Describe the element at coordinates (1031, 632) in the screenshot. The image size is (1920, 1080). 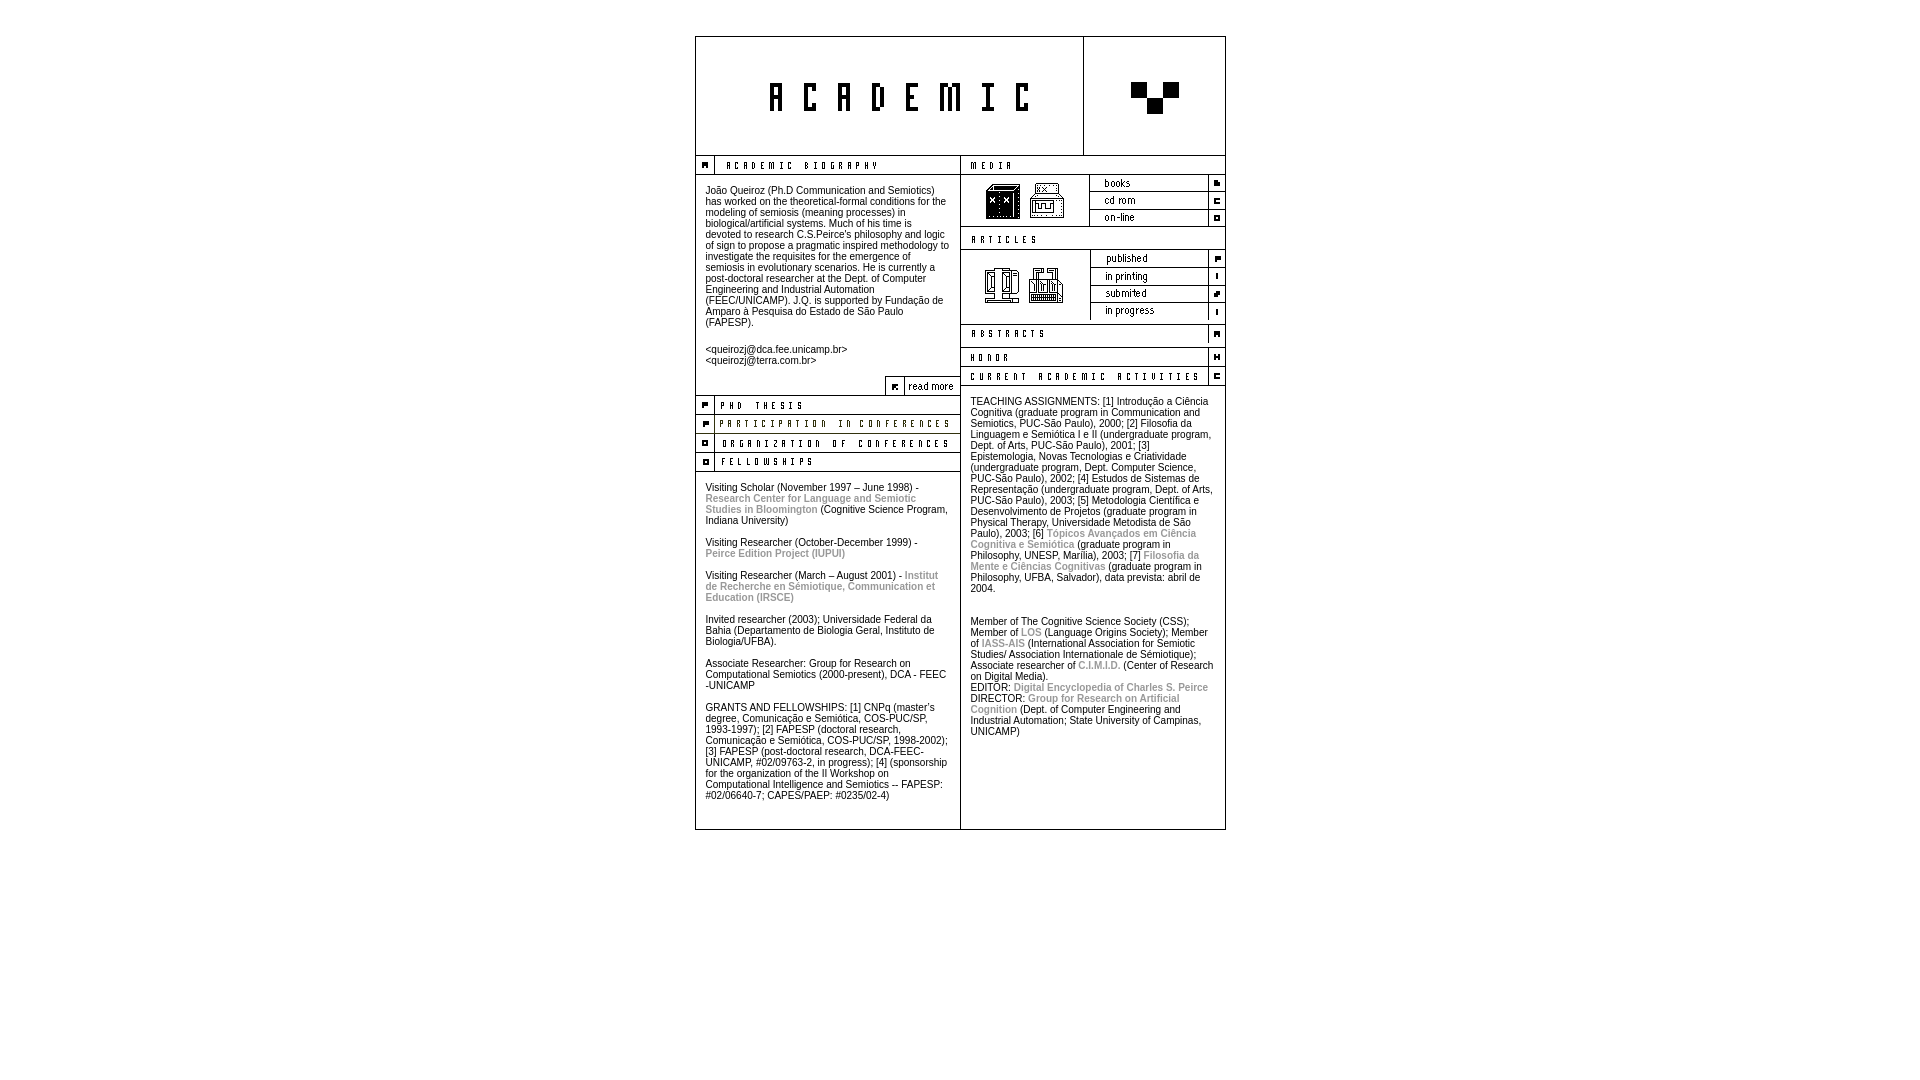
I see `'LOS'` at that location.